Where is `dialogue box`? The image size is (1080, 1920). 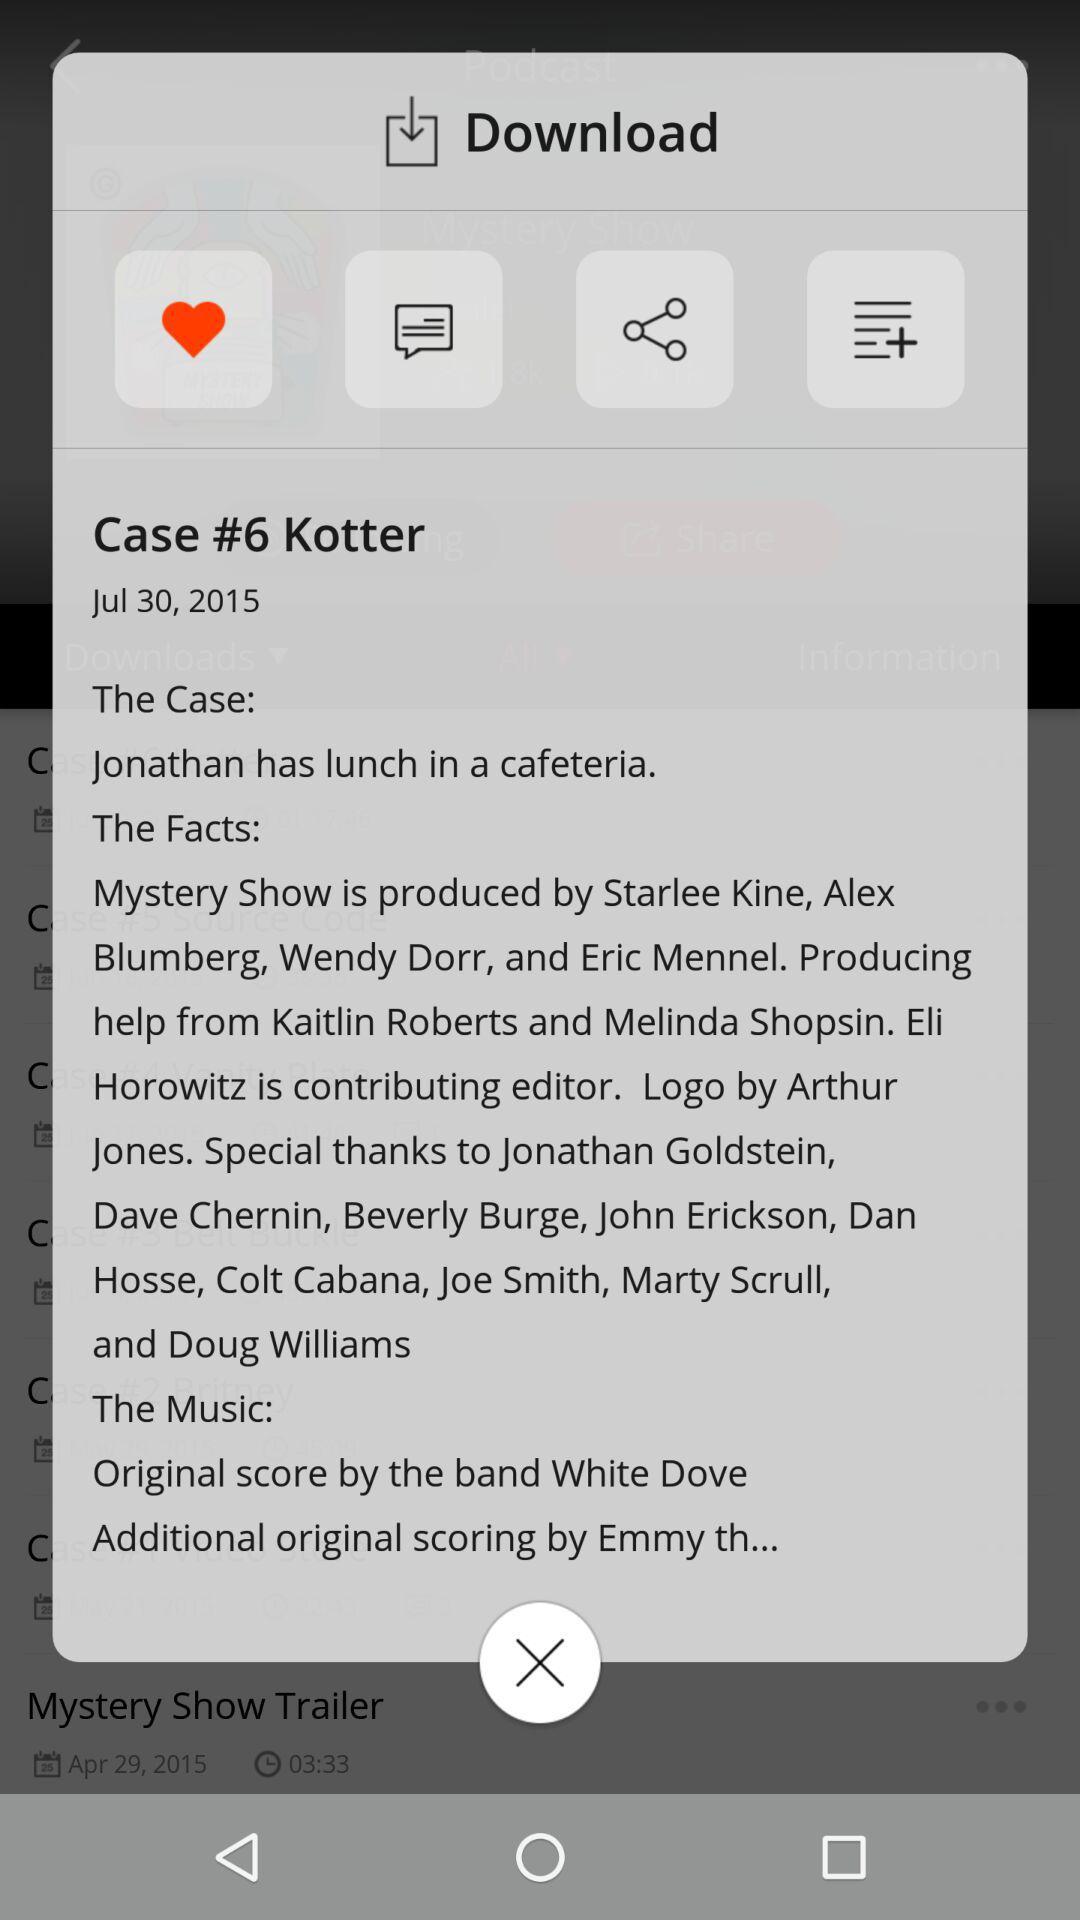
dialogue box is located at coordinates (540, 1662).